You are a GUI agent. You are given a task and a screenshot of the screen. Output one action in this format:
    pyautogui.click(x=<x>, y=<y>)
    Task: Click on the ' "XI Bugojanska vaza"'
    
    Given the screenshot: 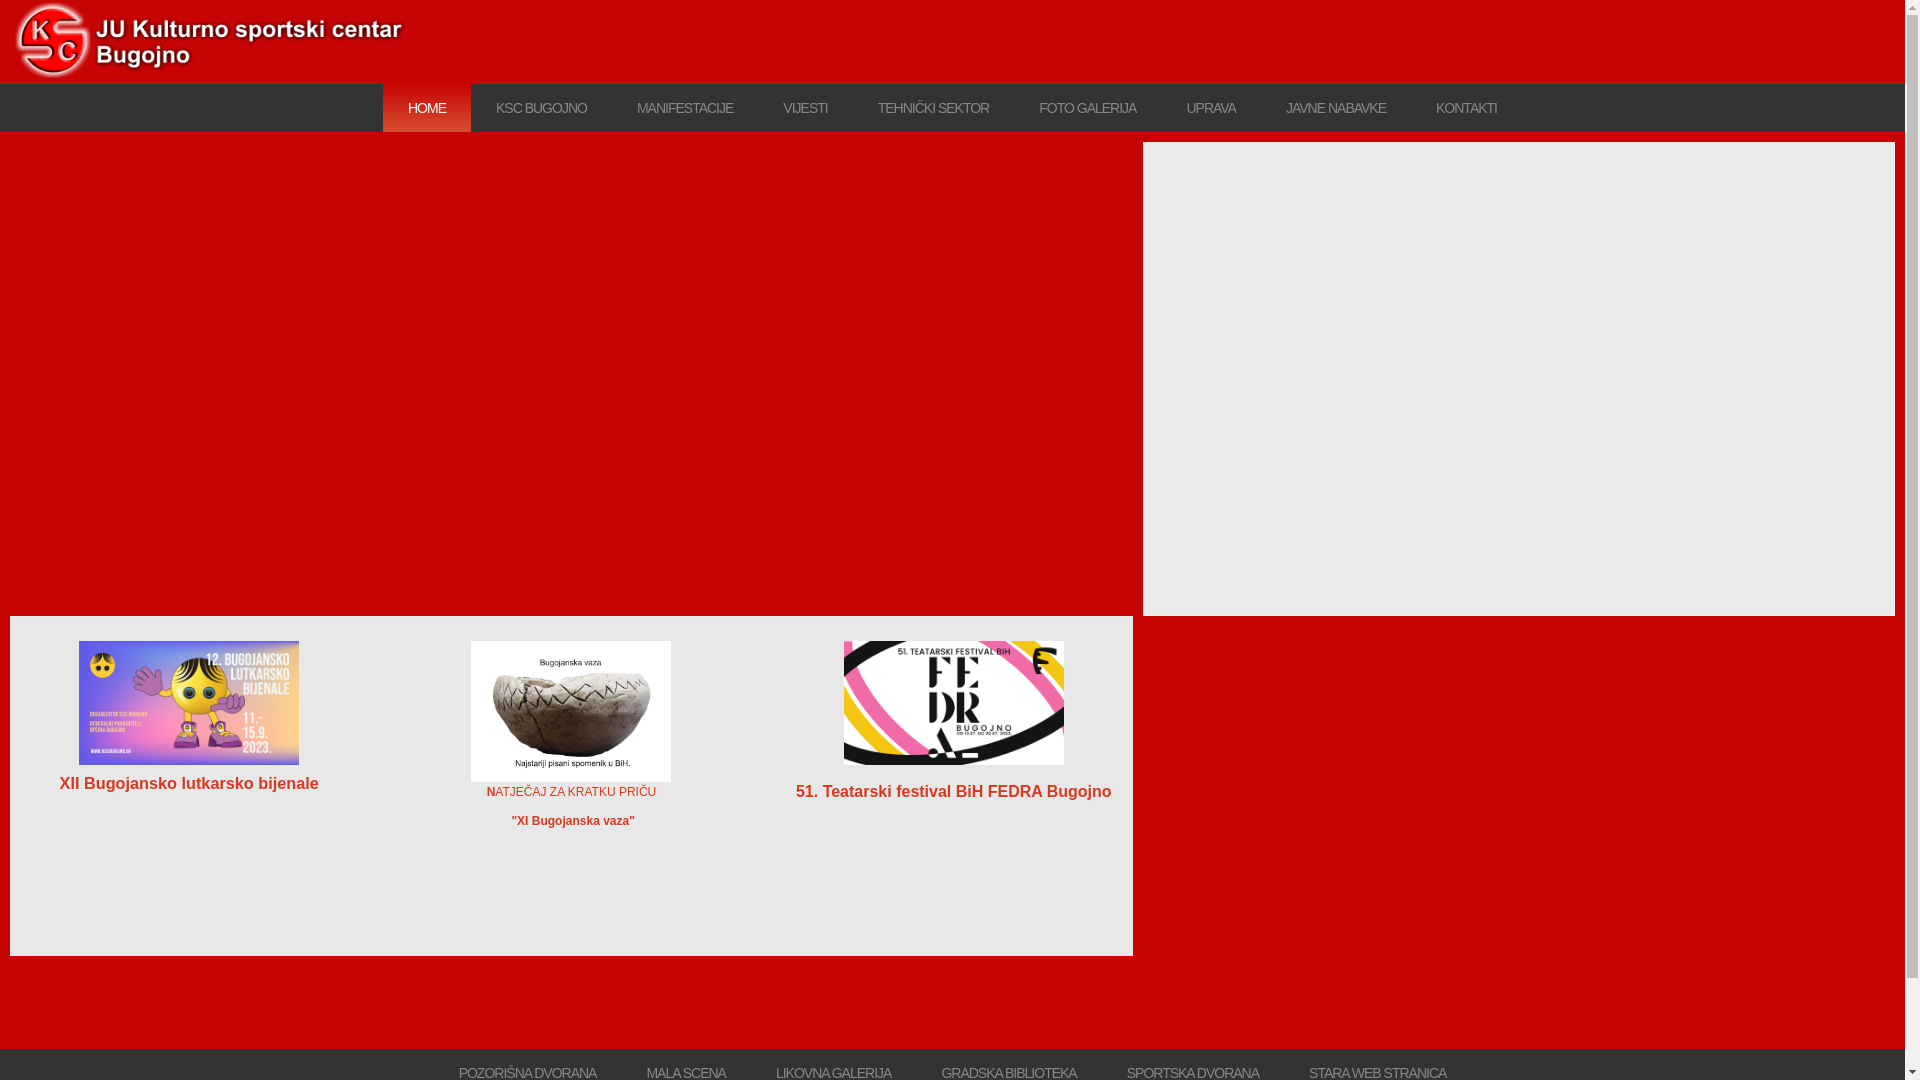 What is the action you would take?
    pyautogui.click(x=570, y=821)
    